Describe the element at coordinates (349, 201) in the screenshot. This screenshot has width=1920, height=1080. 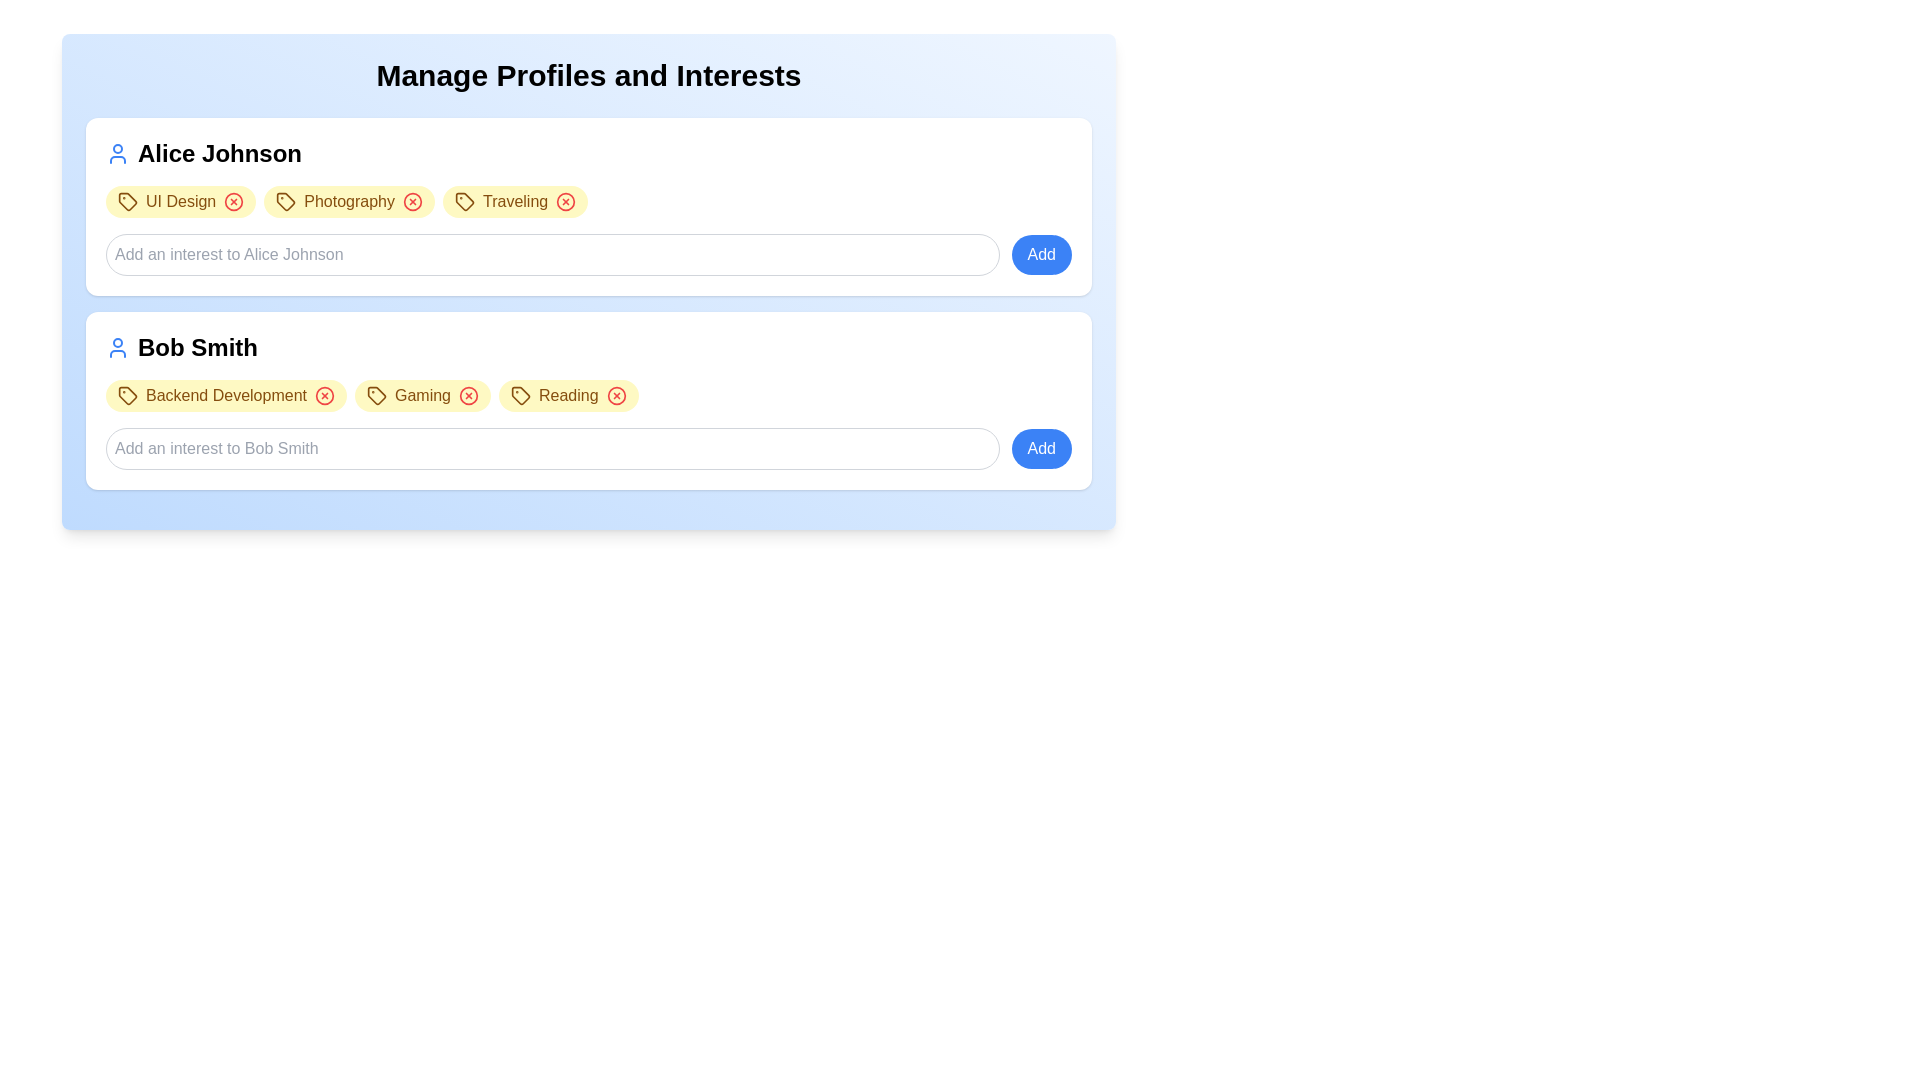
I see `the red 'X' button on the right side of the yellow 'Photography' tag` at that location.